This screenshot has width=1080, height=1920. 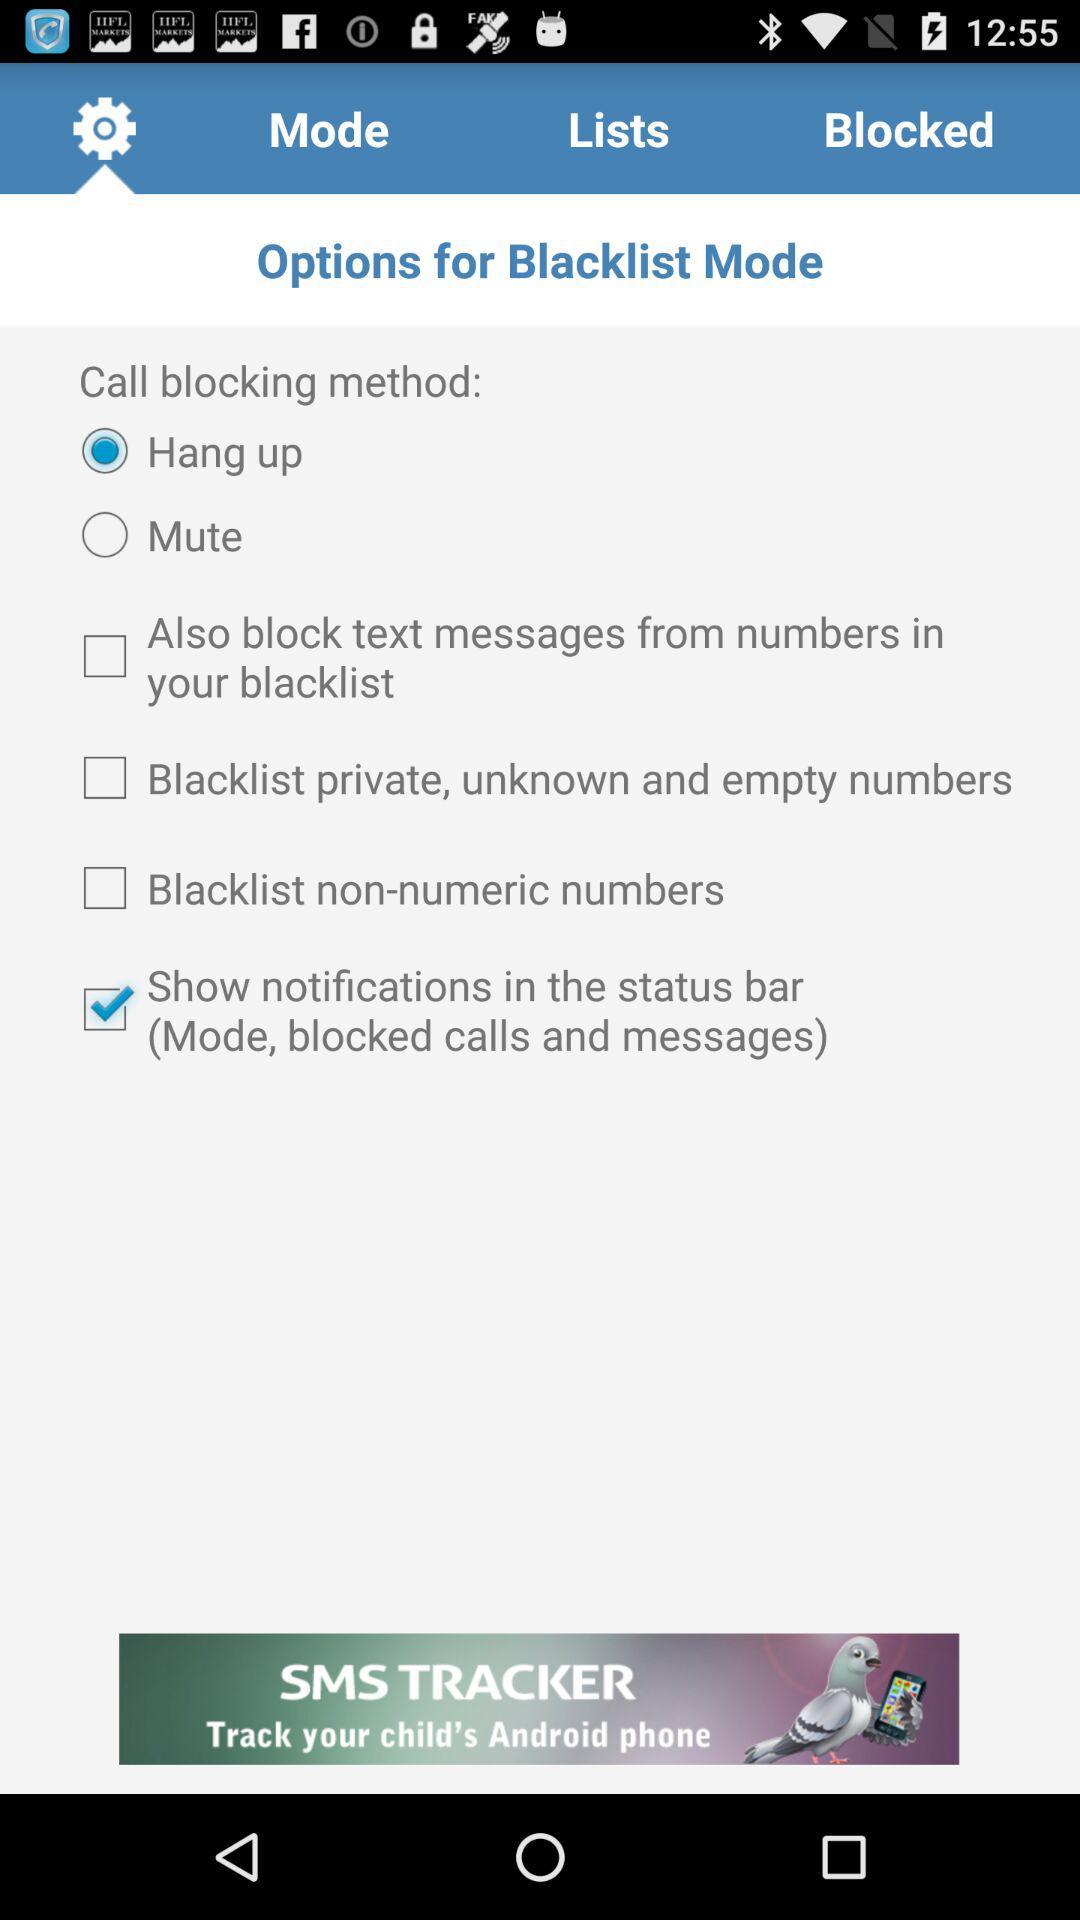 I want to click on the settings icon, so click(x=104, y=136).